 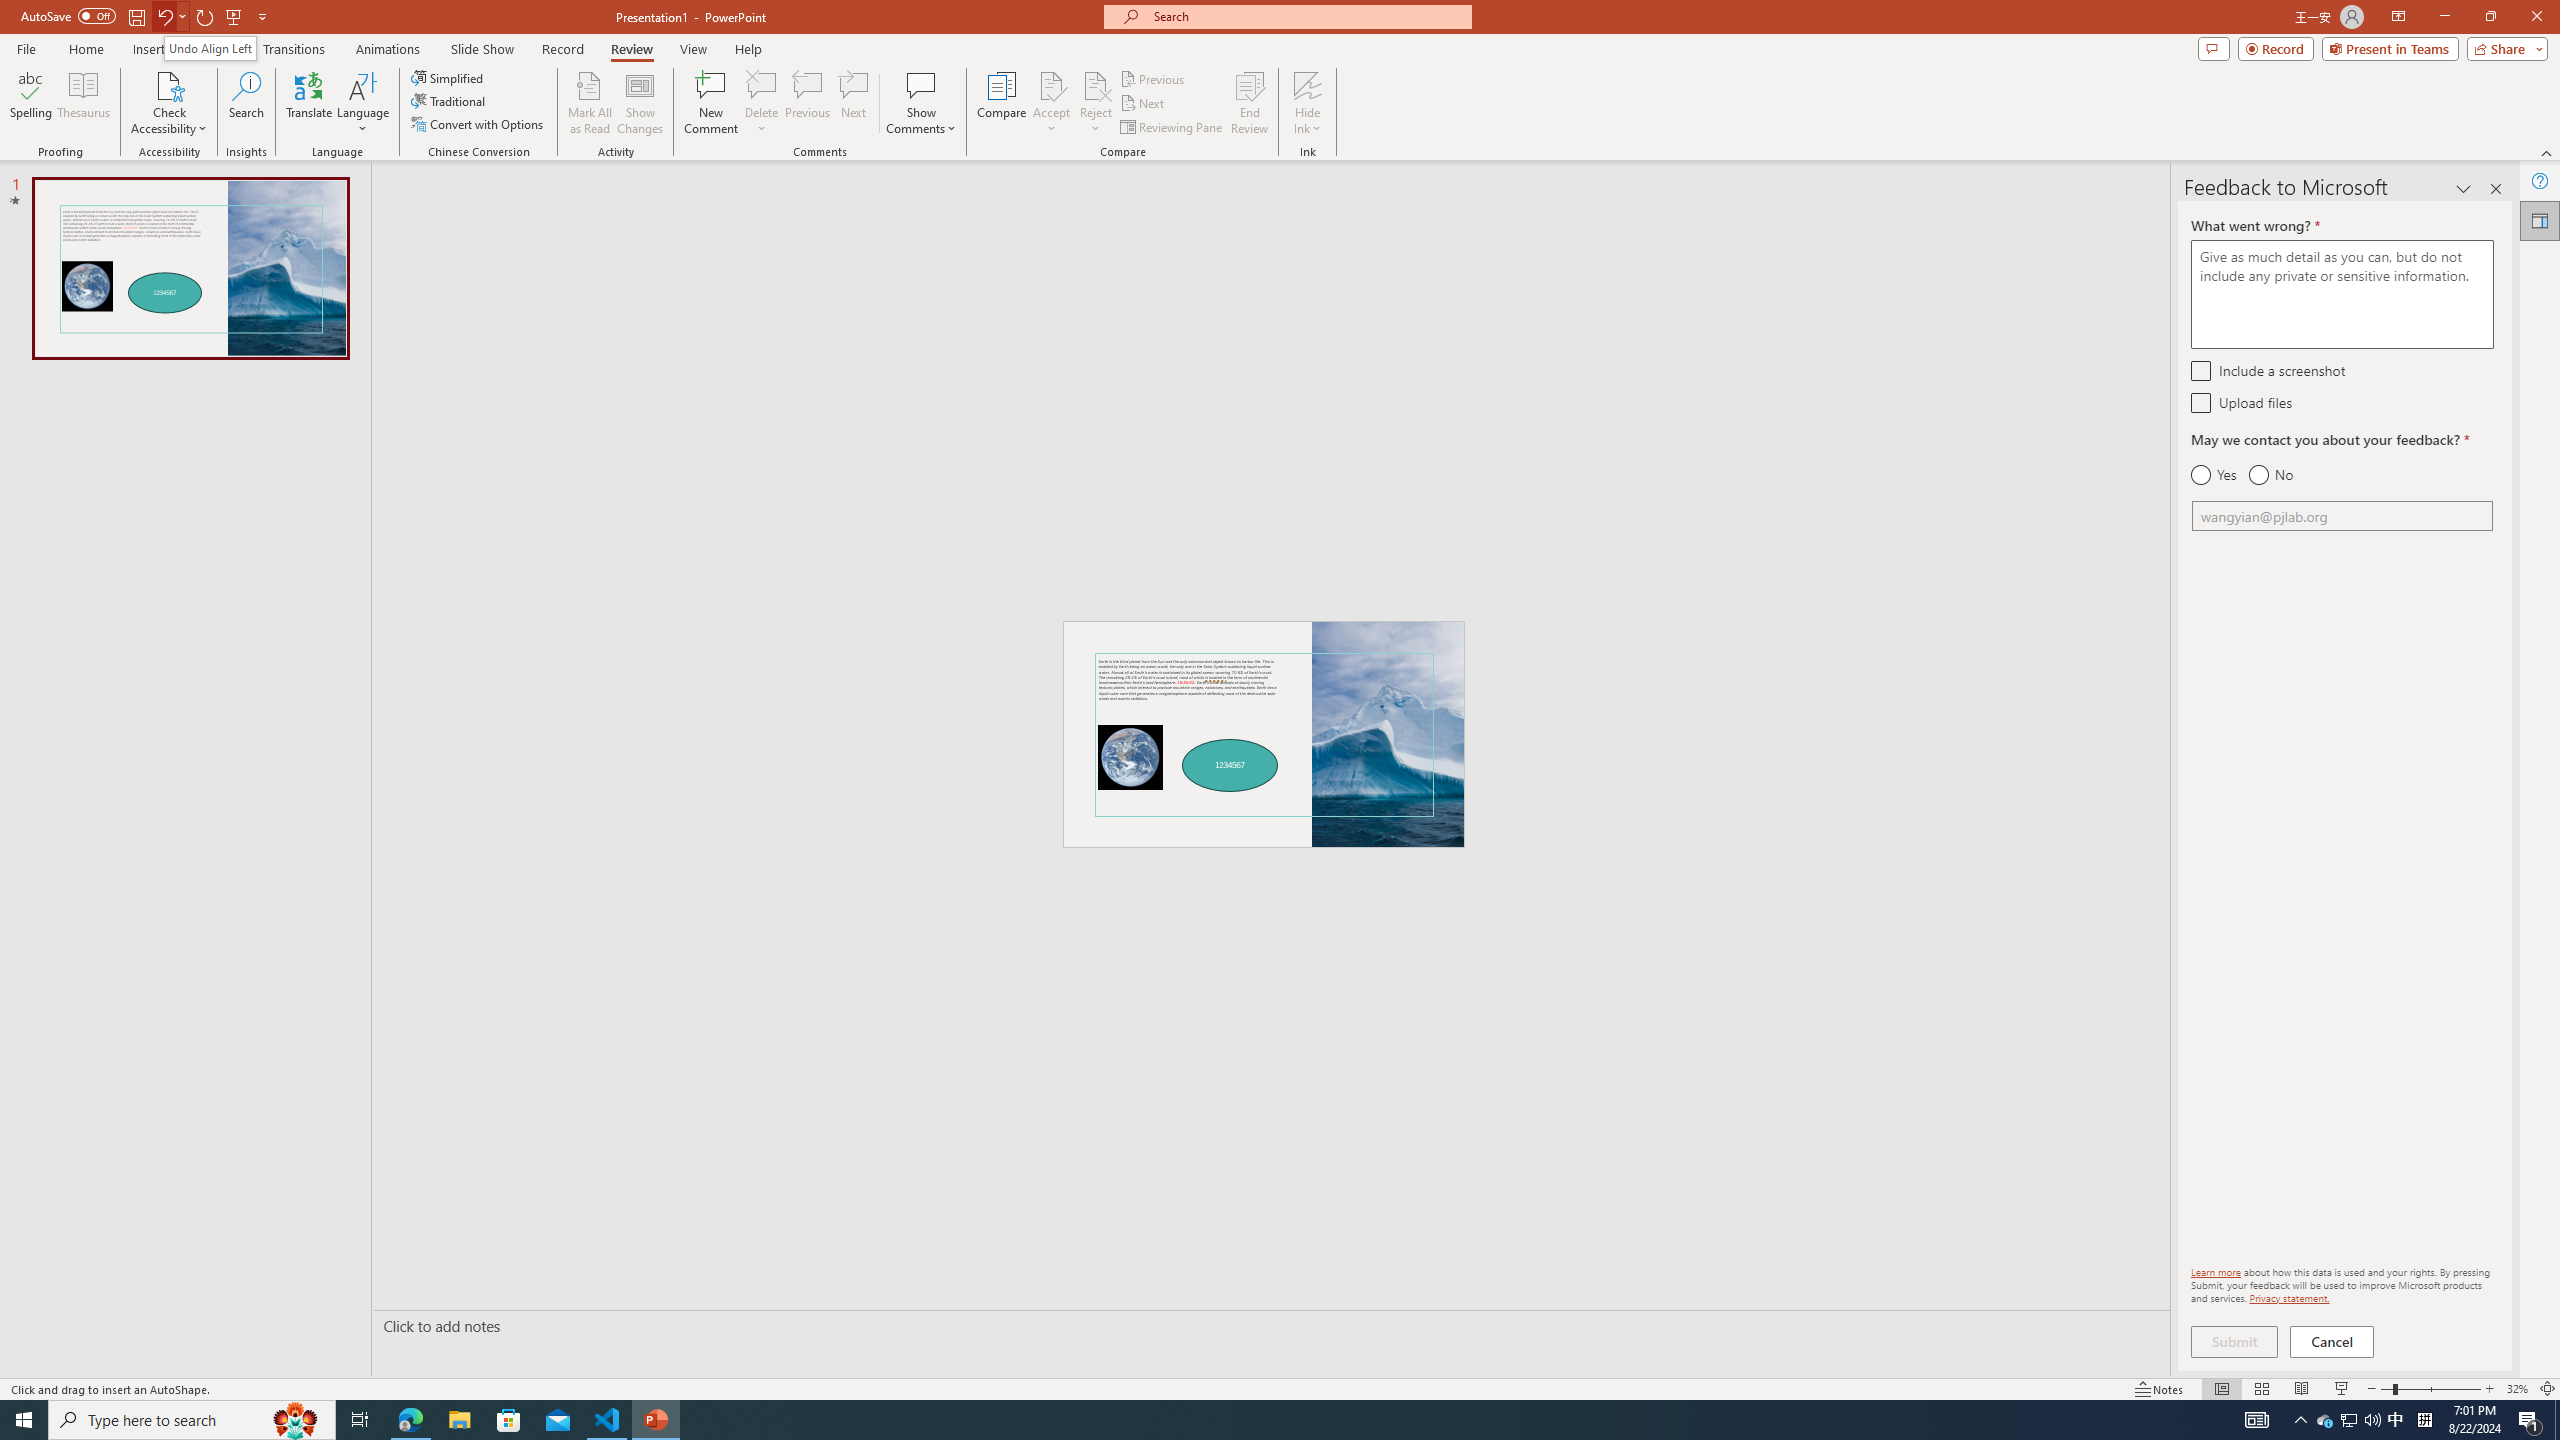 What do you see at coordinates (1142, 103) in the screenshot?
I see `'Next'` at bounding box center [1142, 103].